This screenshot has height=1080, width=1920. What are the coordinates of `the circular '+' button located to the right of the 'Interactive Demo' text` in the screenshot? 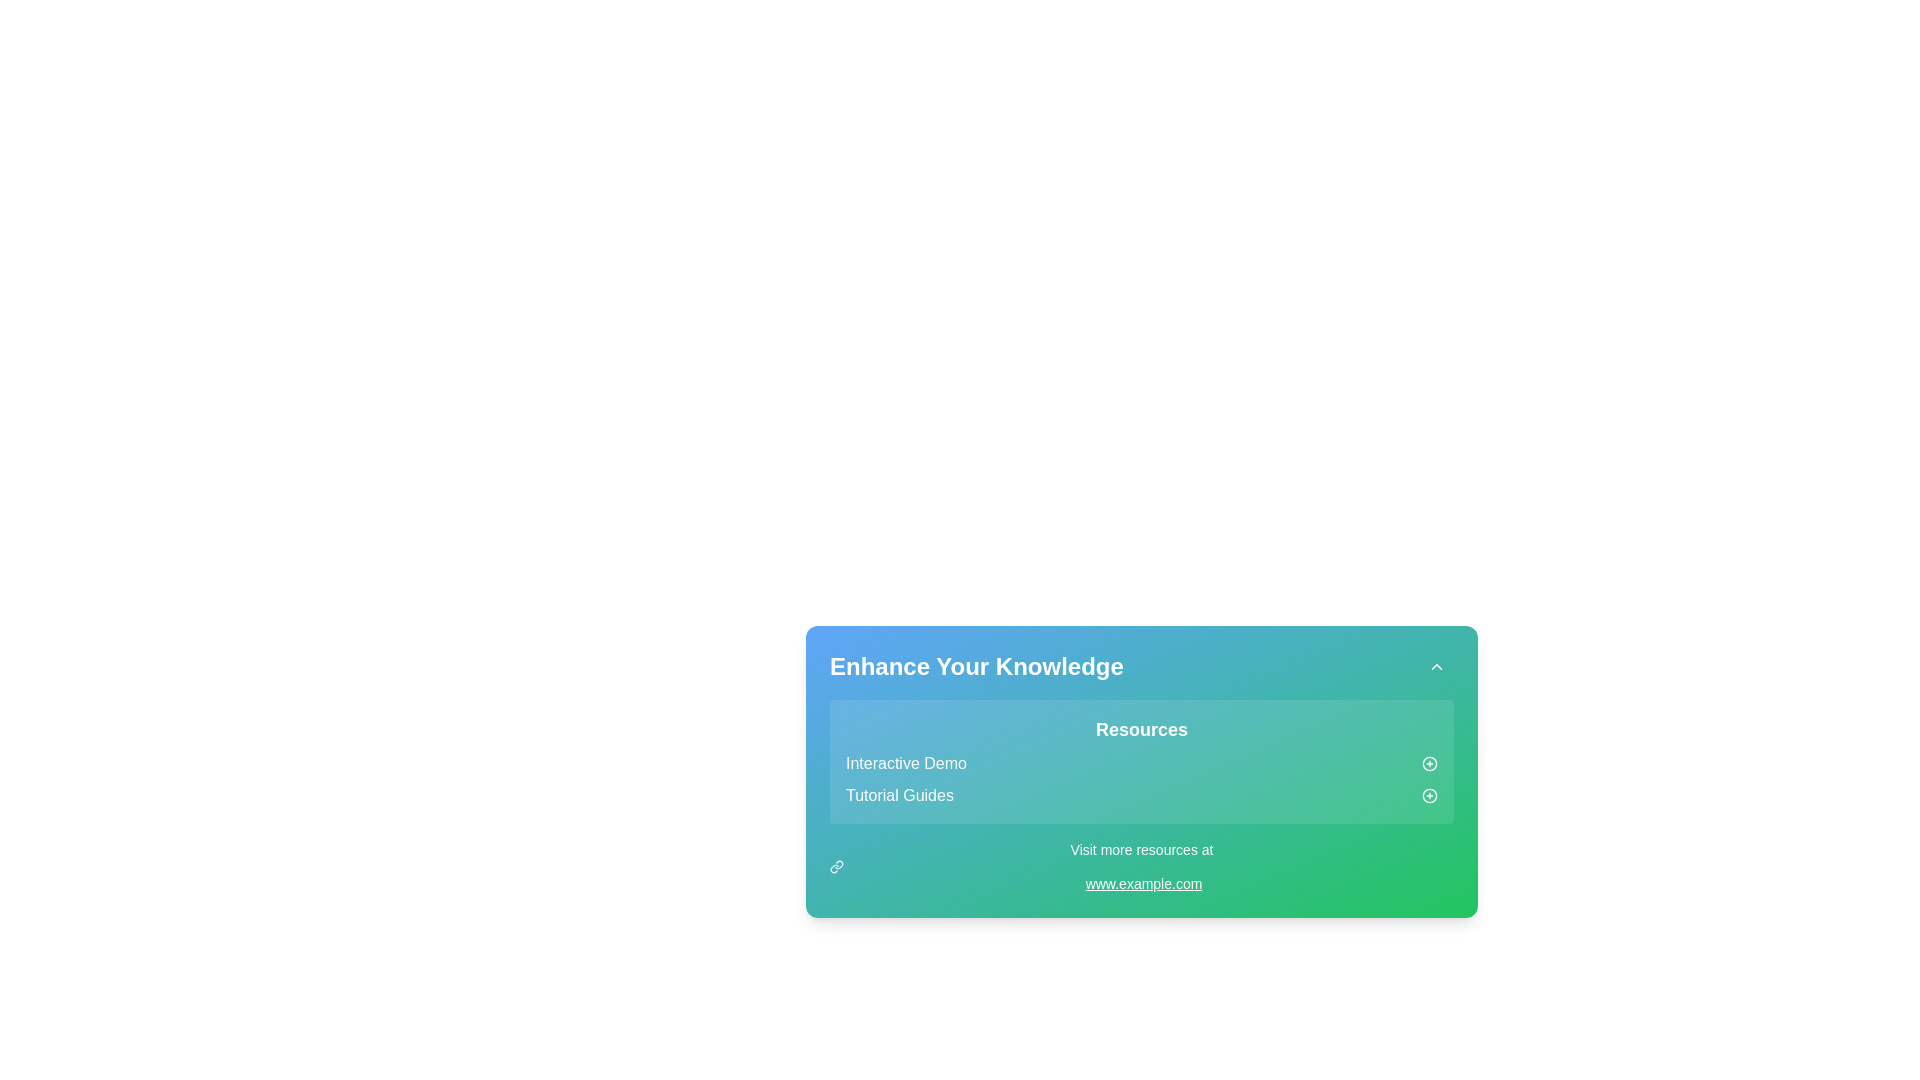 It's located at (1429, 763).